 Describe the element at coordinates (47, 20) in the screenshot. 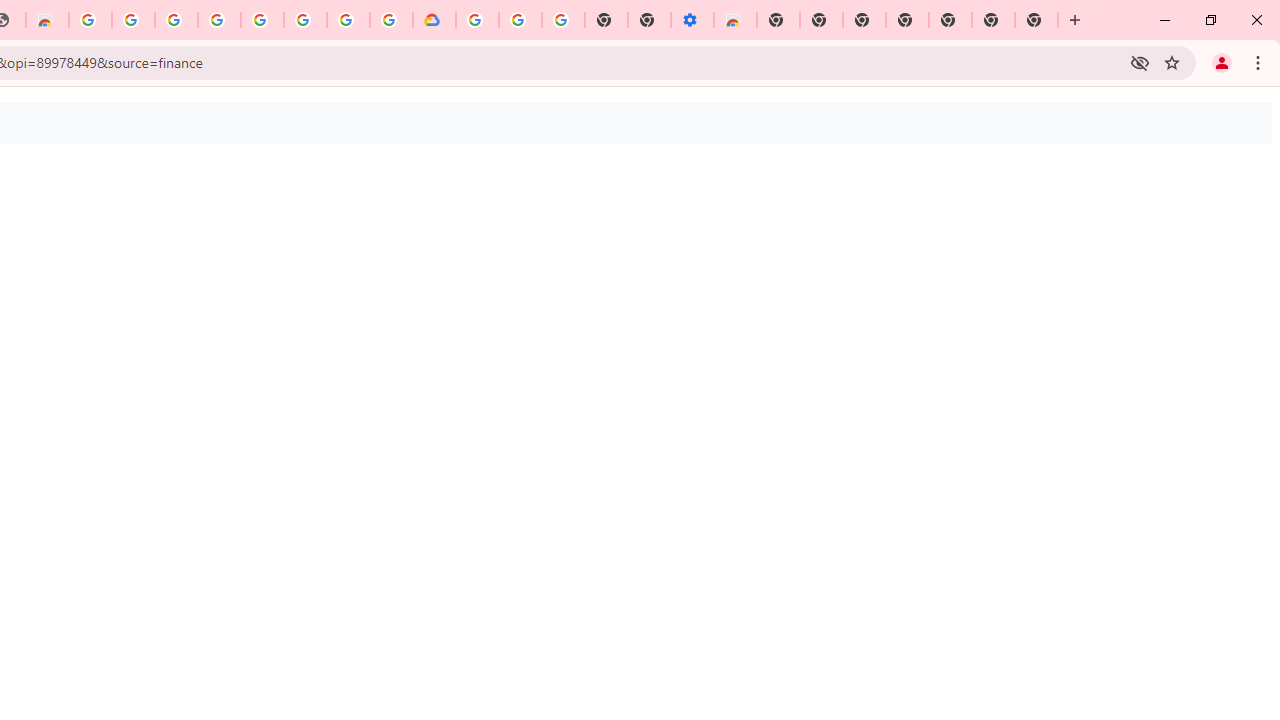

I see `'Chrome Web Store - Household'` at that location.